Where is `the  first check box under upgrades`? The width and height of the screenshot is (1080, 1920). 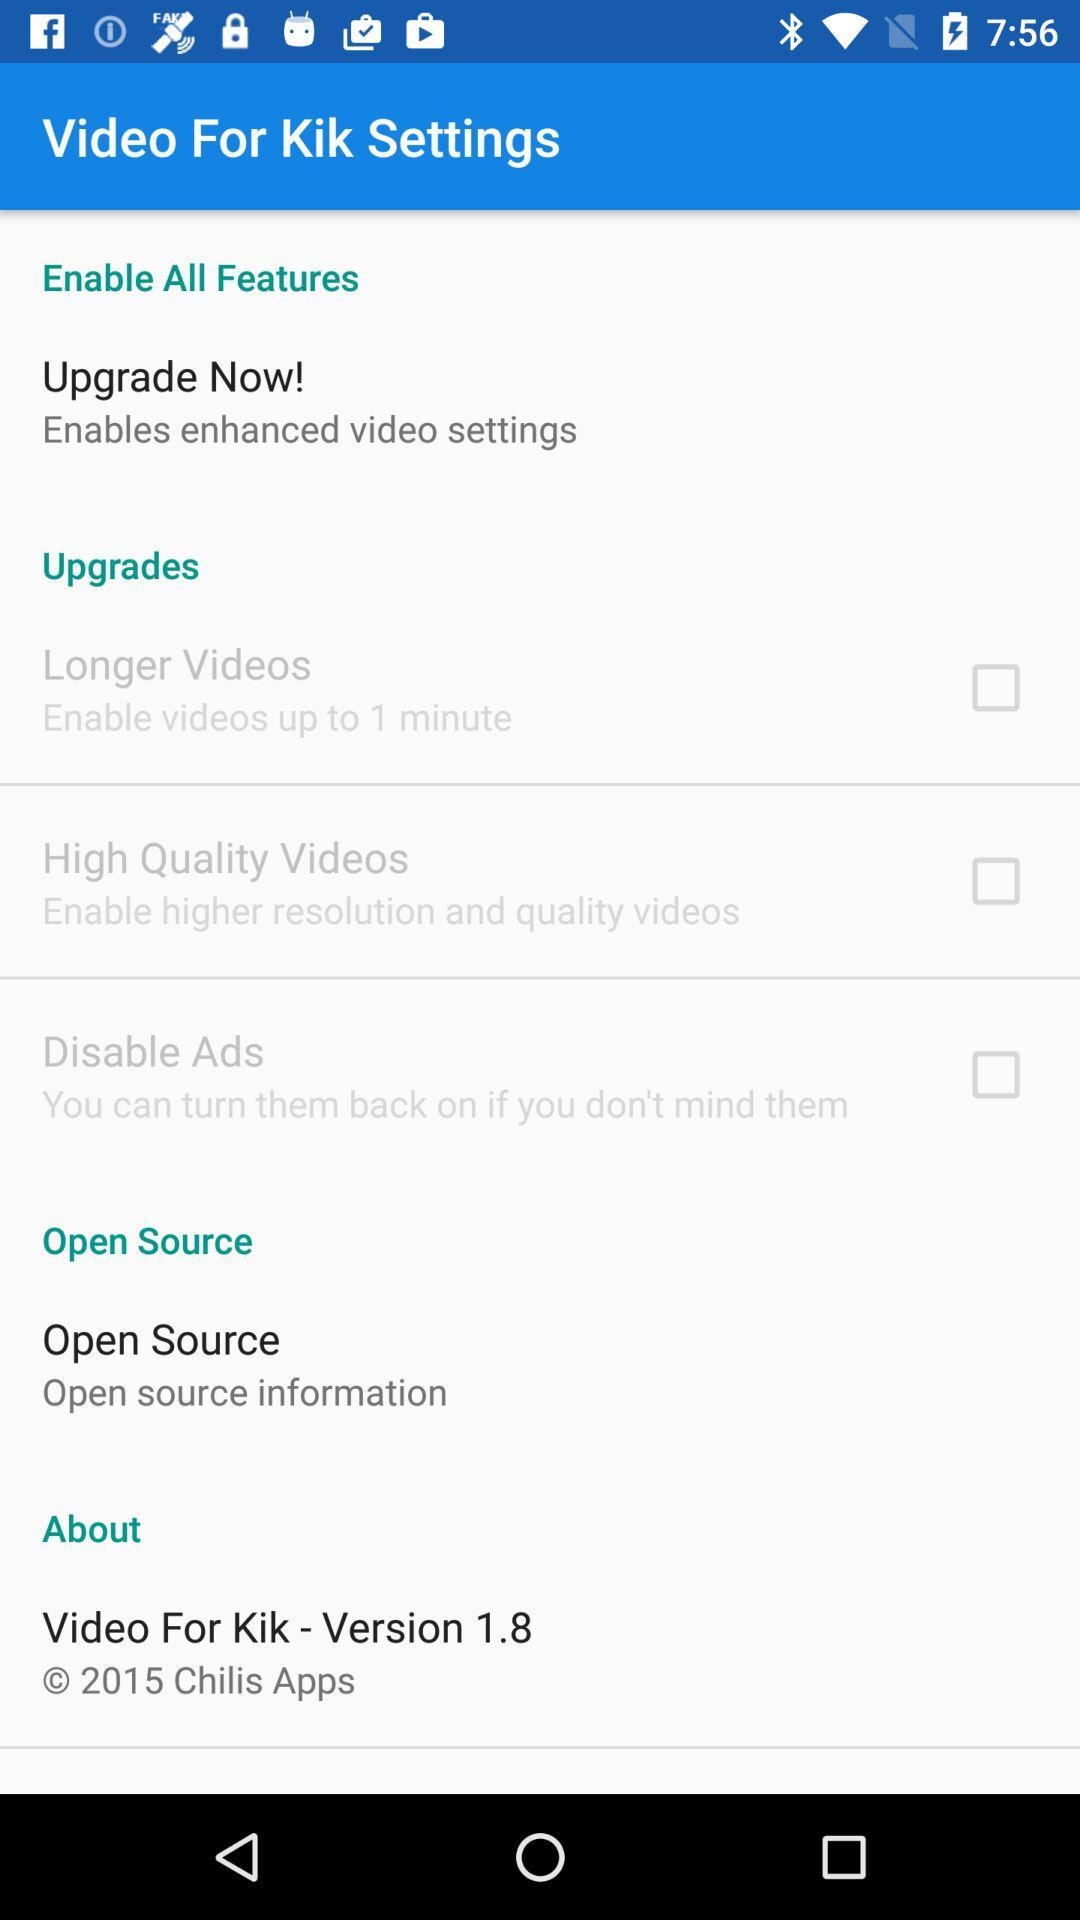
the  first check box under upgrades is located at coordinates (995, 687).